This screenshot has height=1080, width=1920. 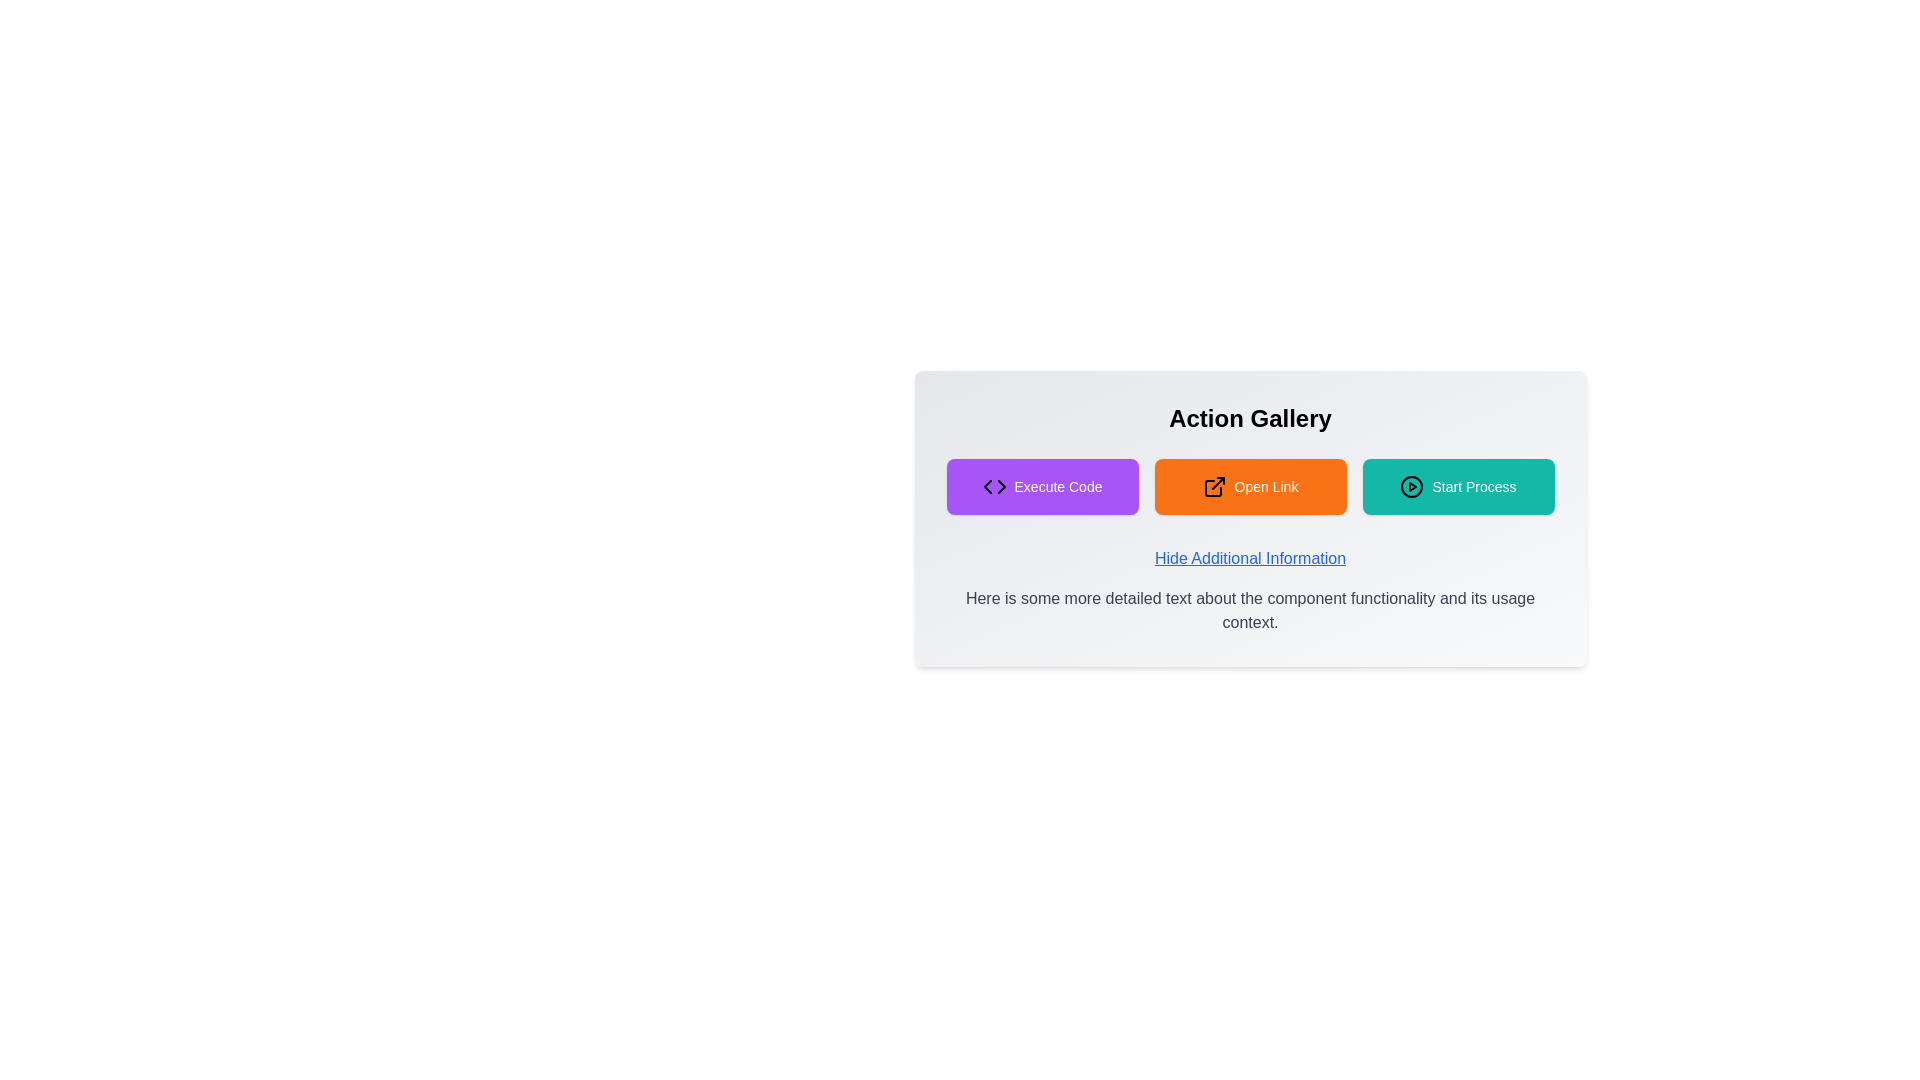 I want to click on the external link icon styled as an arrow within the 'Open Link' button, which is bright orange with rounded corners and white text, so click(x=1213, y=486).